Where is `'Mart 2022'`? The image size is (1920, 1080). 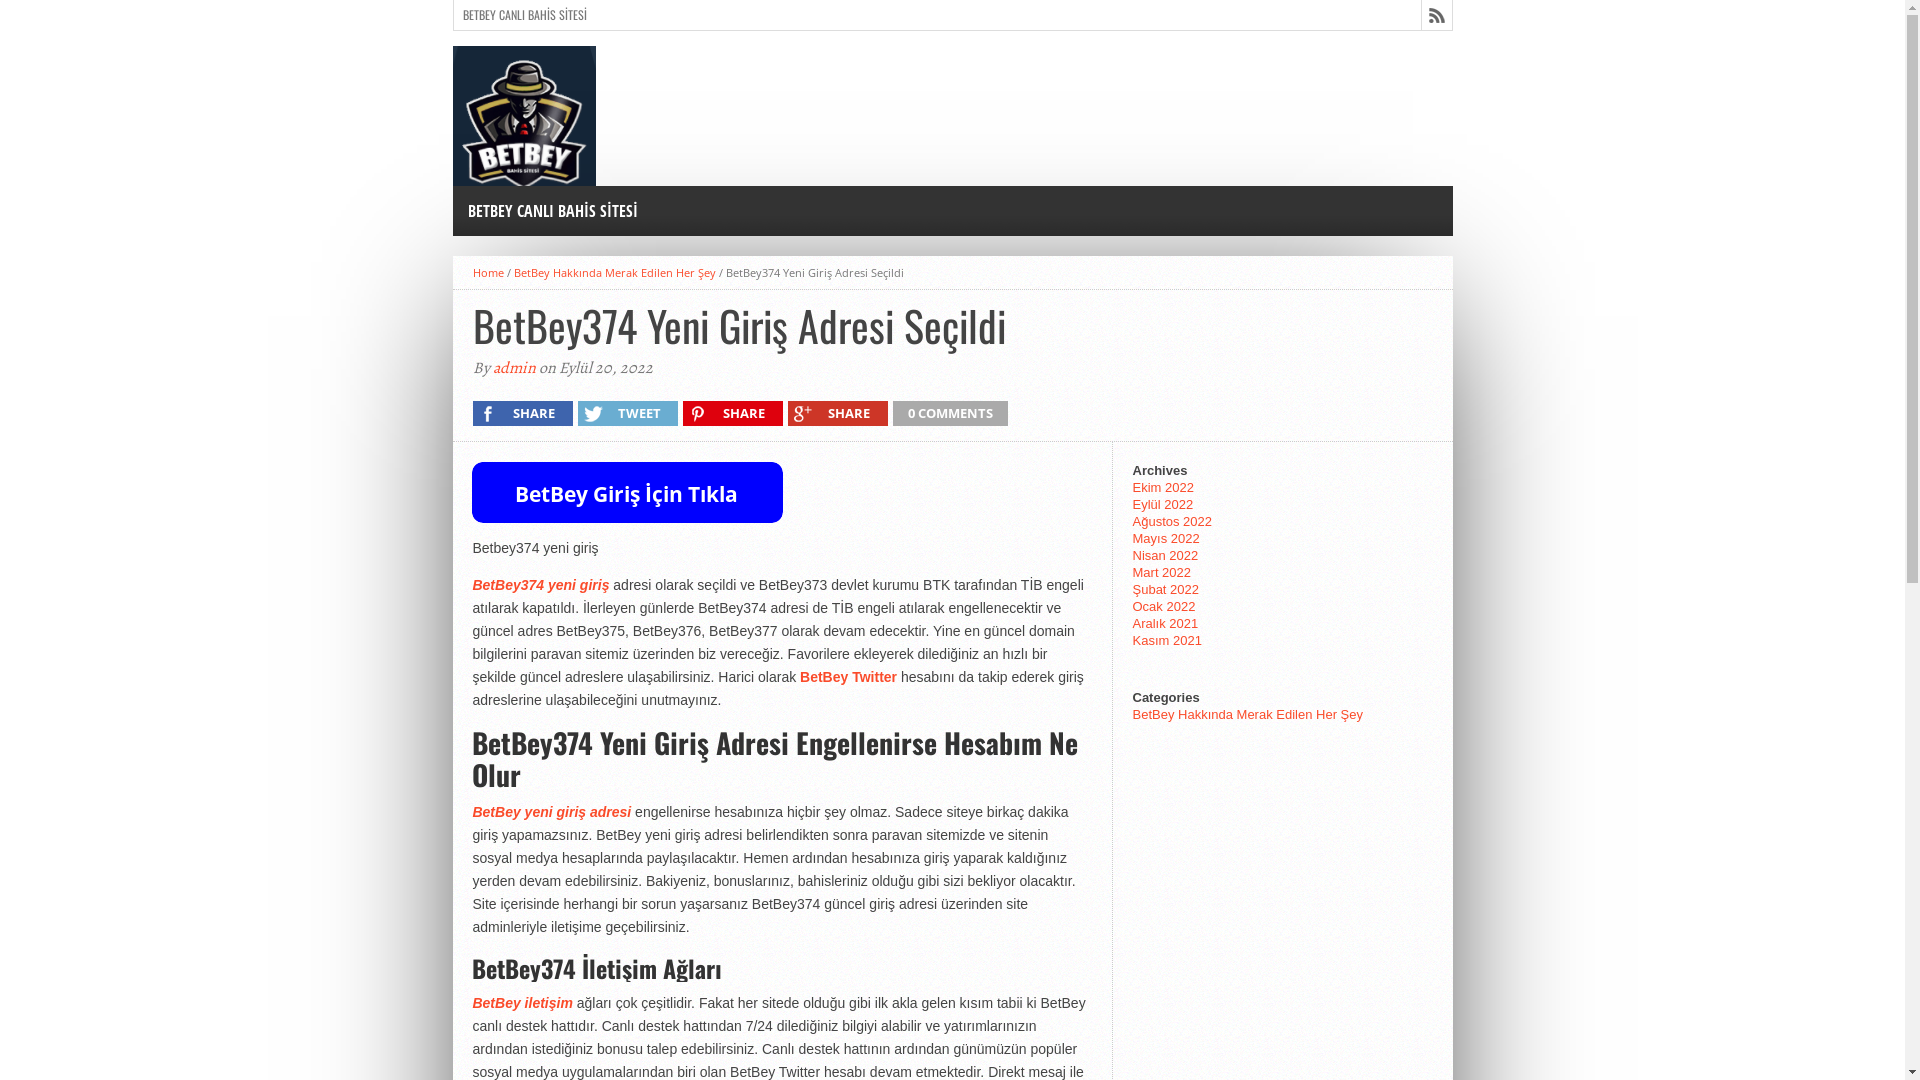
'Mart 2022' is located at coordinates (1161, 572).